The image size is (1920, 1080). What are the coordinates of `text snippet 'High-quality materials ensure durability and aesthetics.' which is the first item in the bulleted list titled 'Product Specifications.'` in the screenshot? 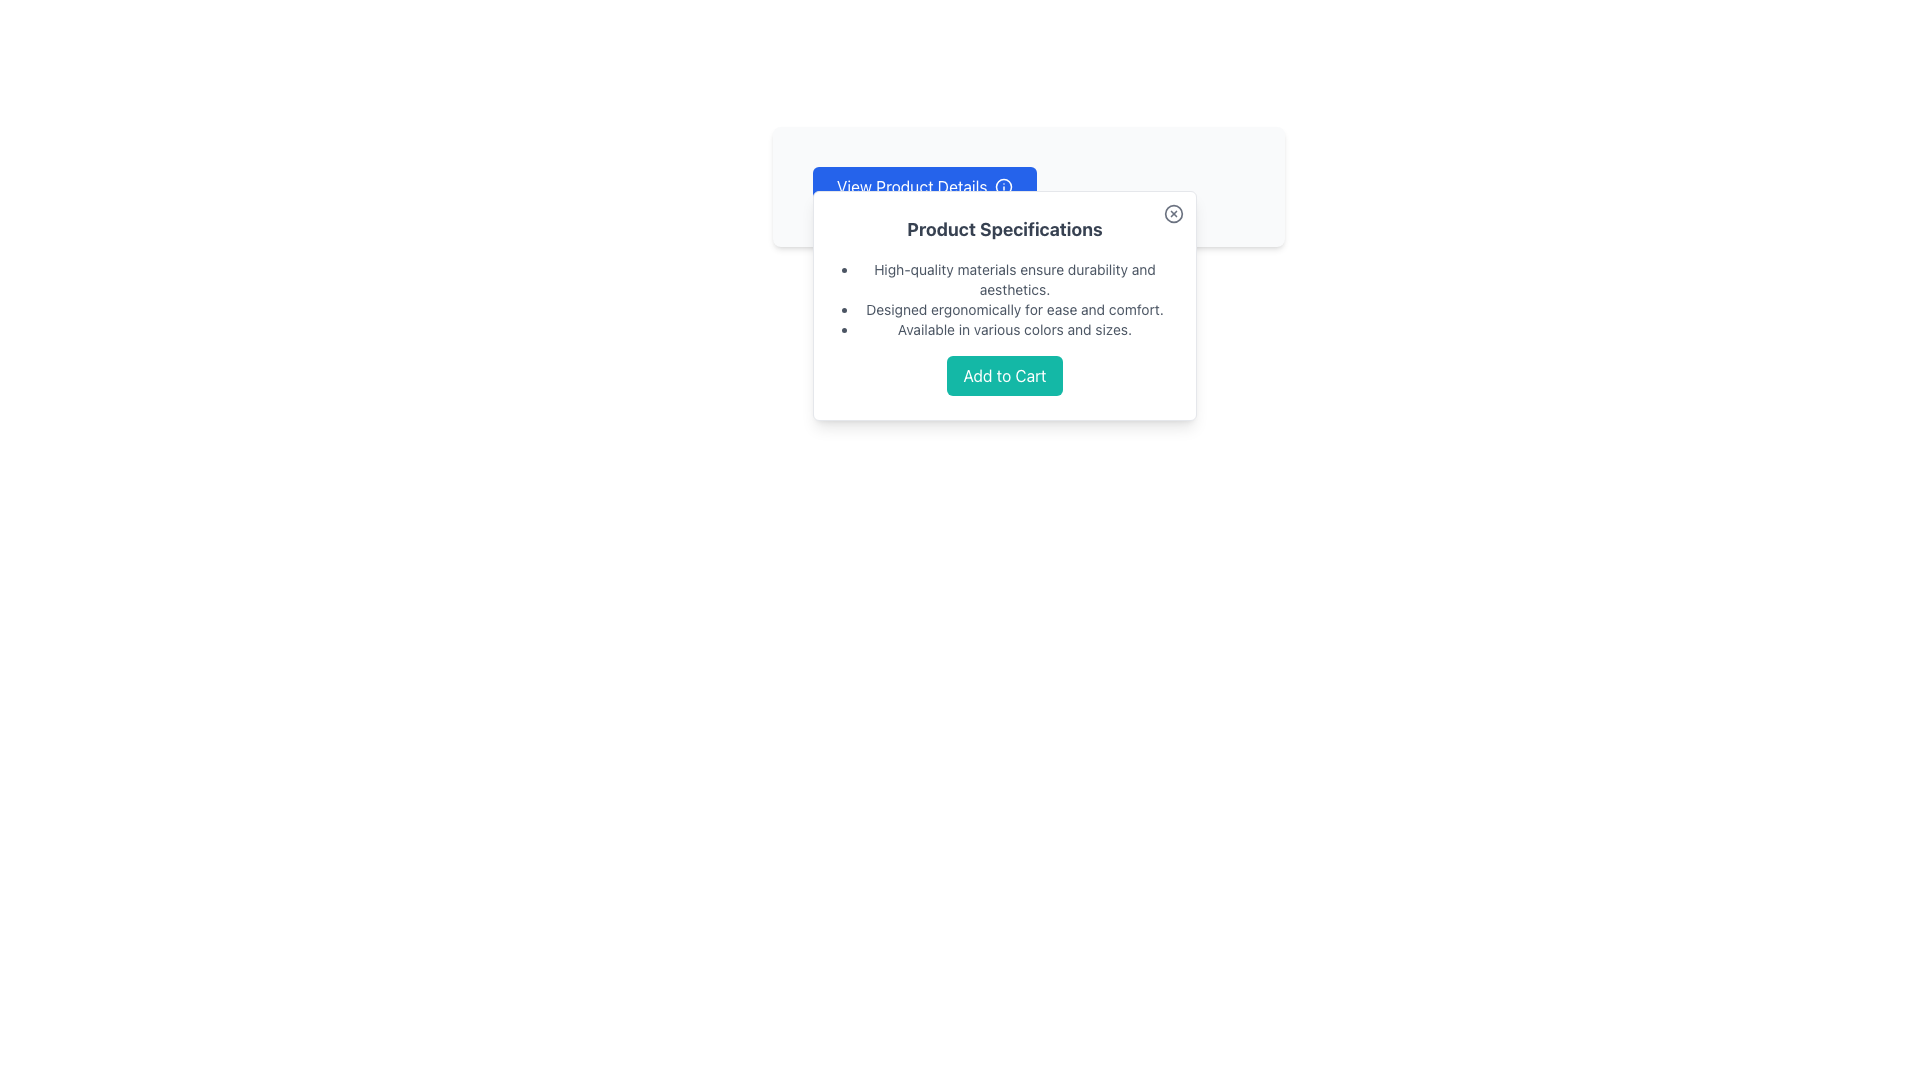 It's located at (1014, 280).